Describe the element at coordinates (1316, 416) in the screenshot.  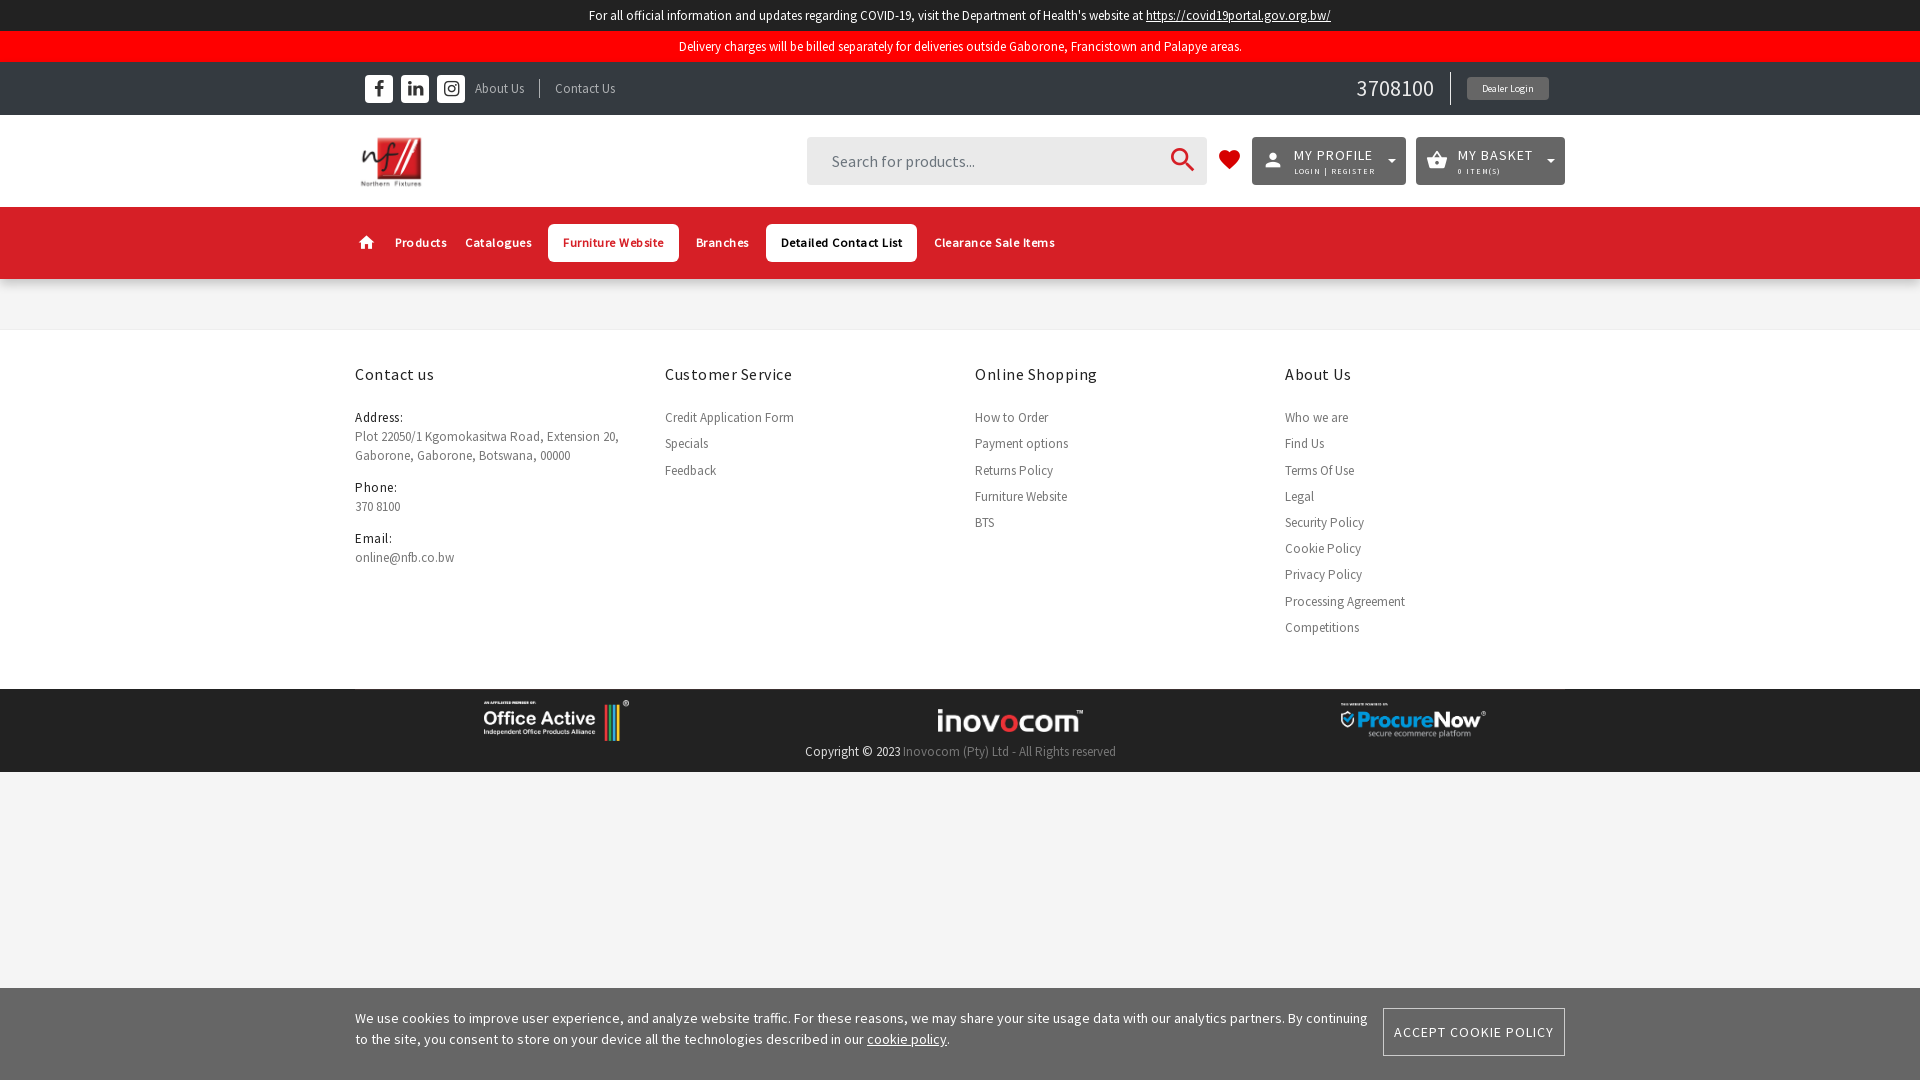
I see `'Who we are'` at that location.